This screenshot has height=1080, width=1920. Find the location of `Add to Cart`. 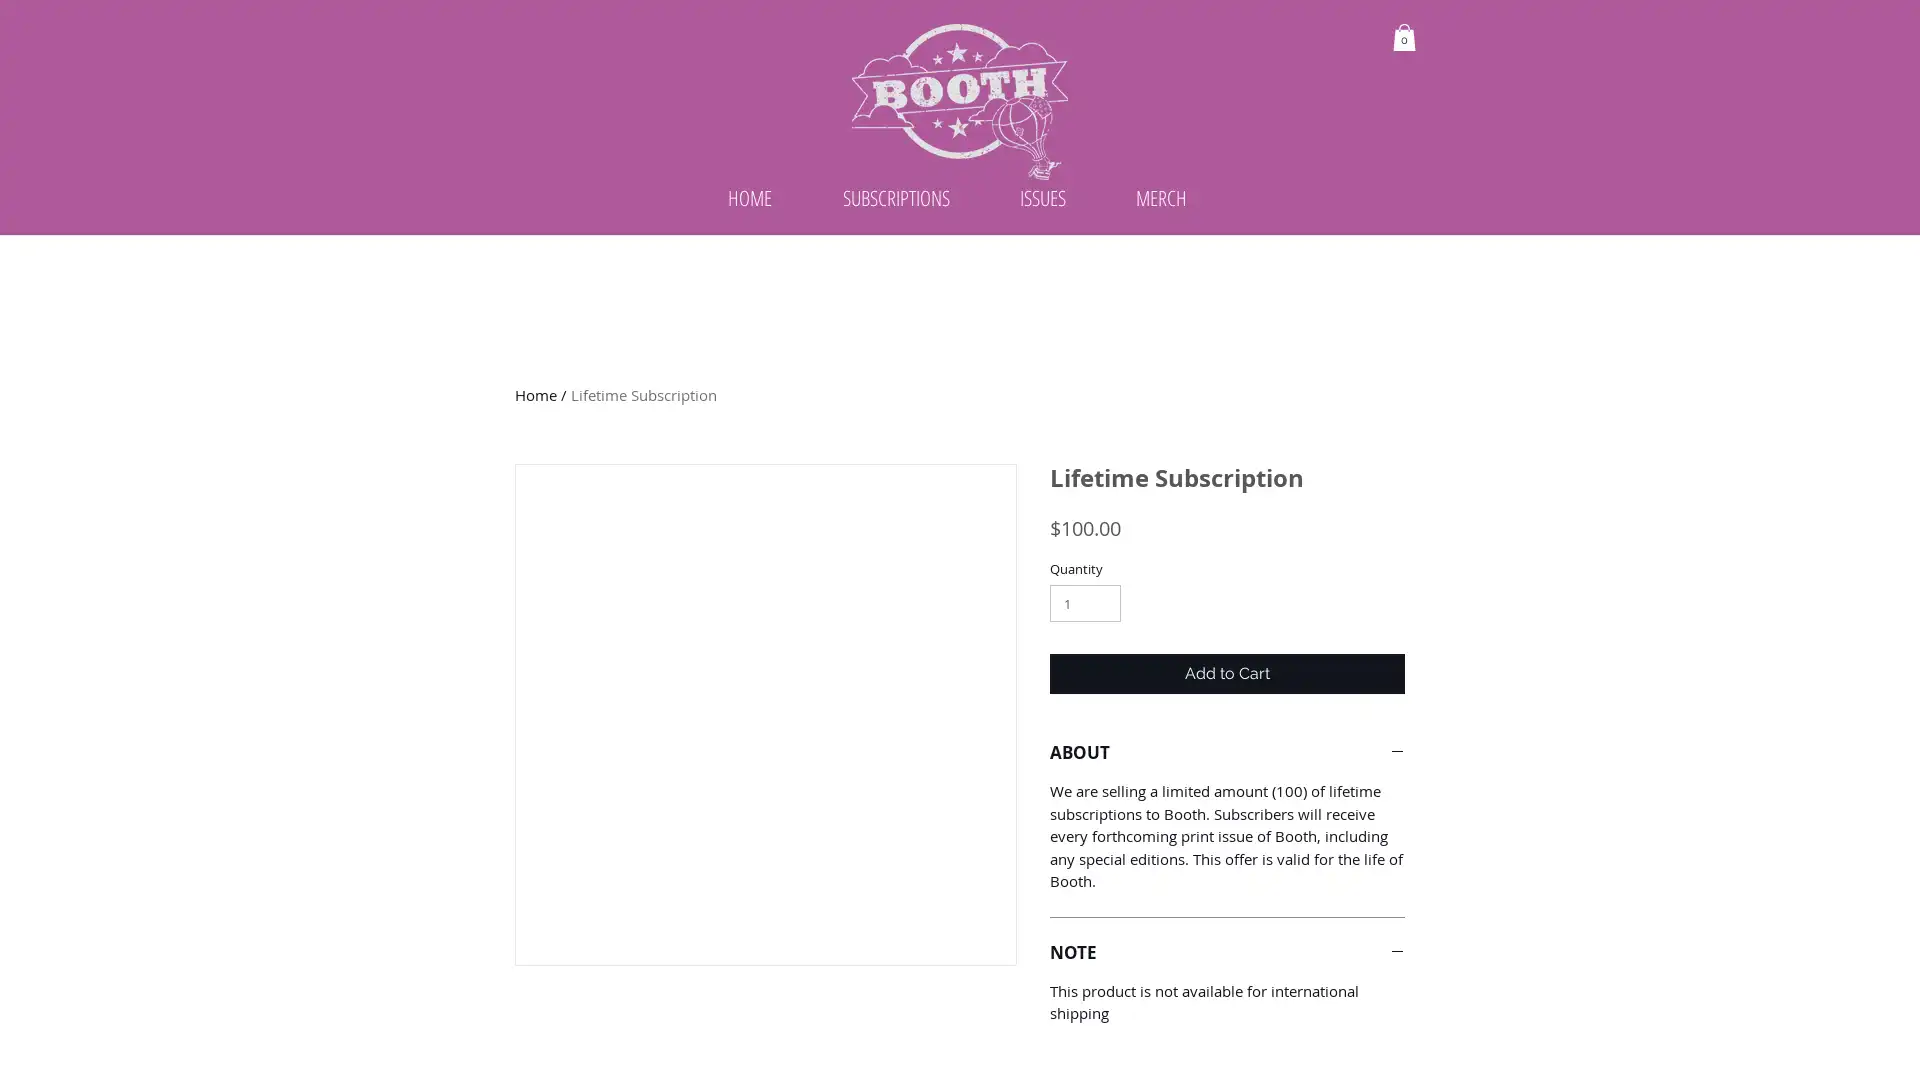

Add to Cart is located at coordinates (1226, 725).